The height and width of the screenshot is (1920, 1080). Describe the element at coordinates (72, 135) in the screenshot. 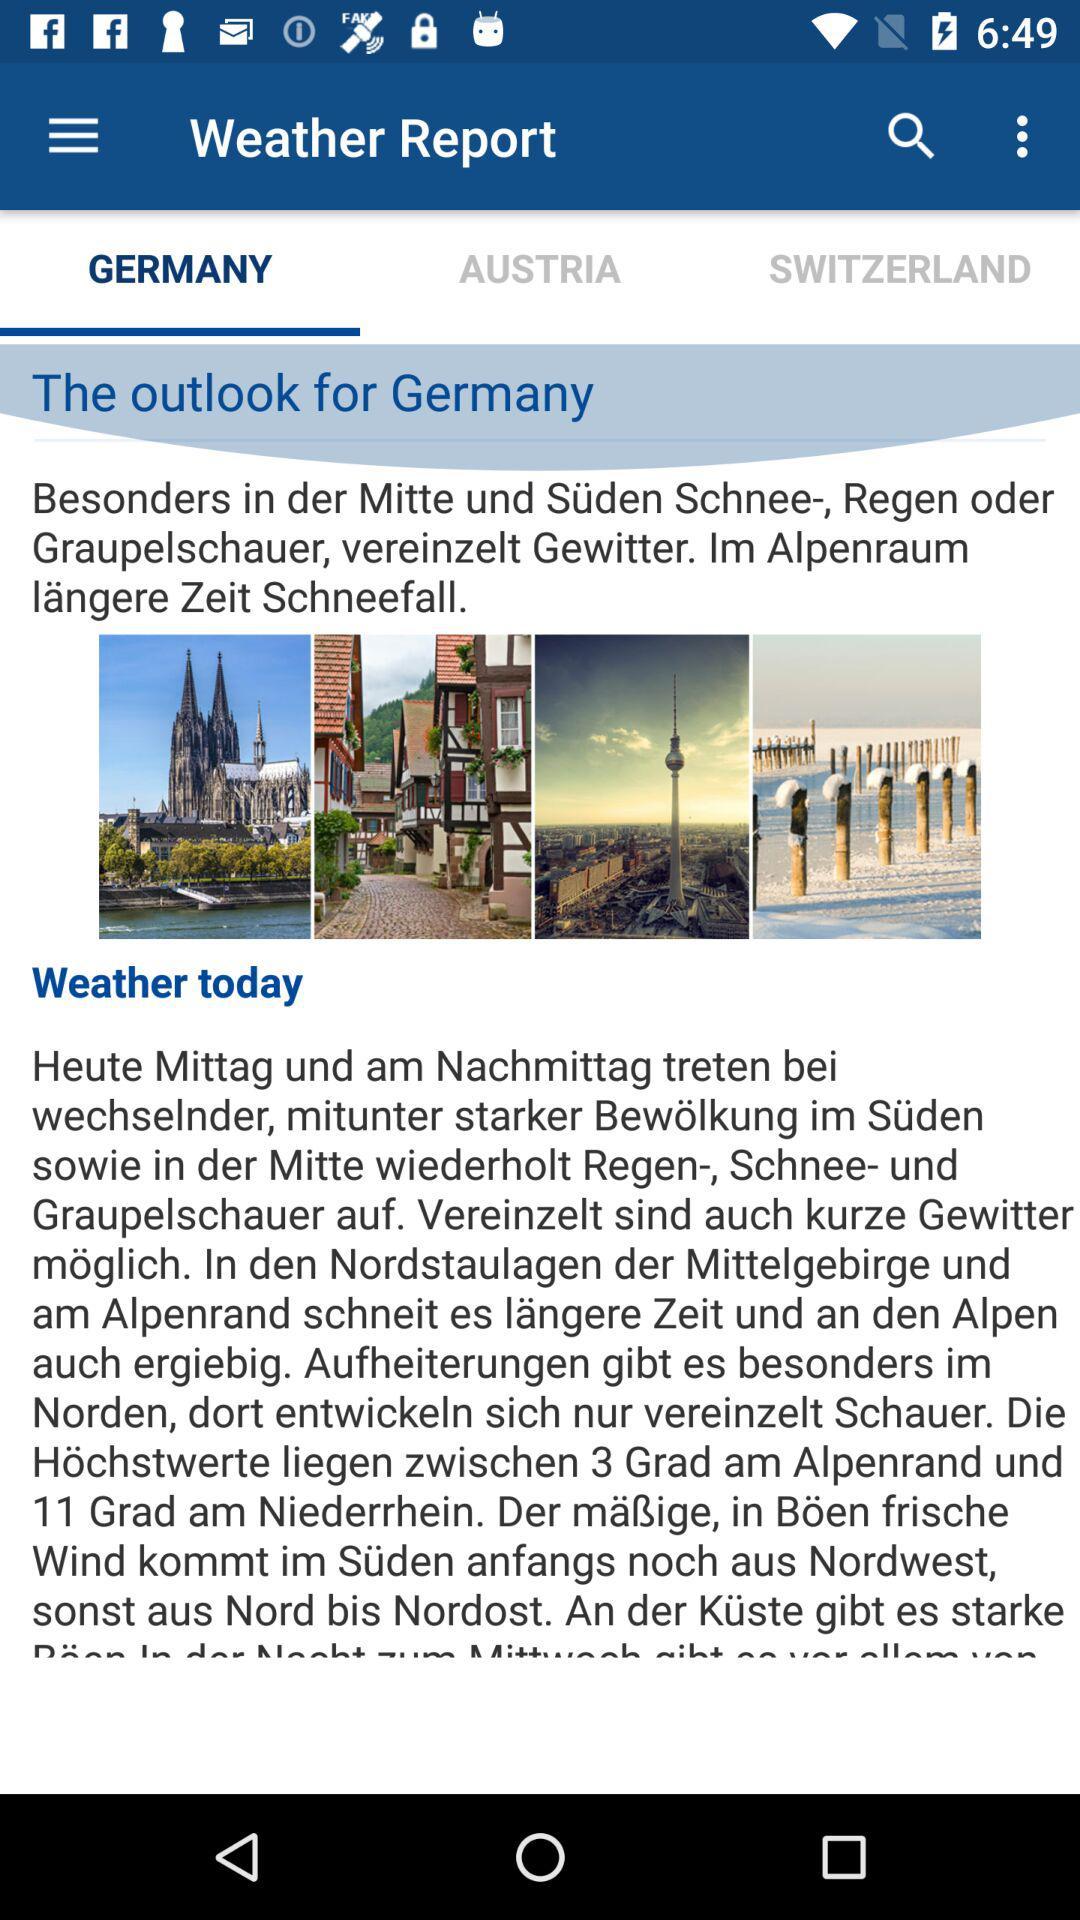

I see `icon next to weather report icon` at that location.